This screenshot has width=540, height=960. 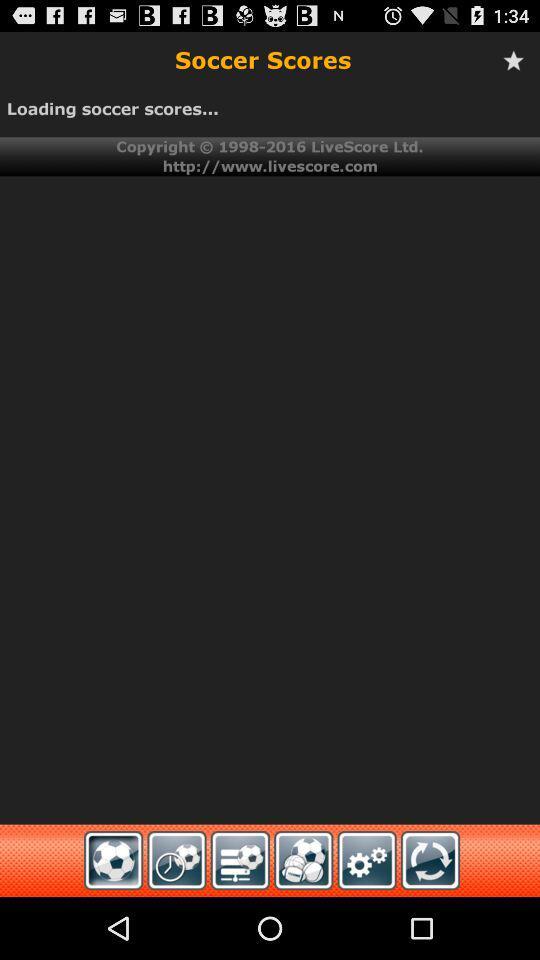 What do you see at coordinates (366, 921) in the screenshot?
I see `the settings icon` at bounding box center [366, 921].